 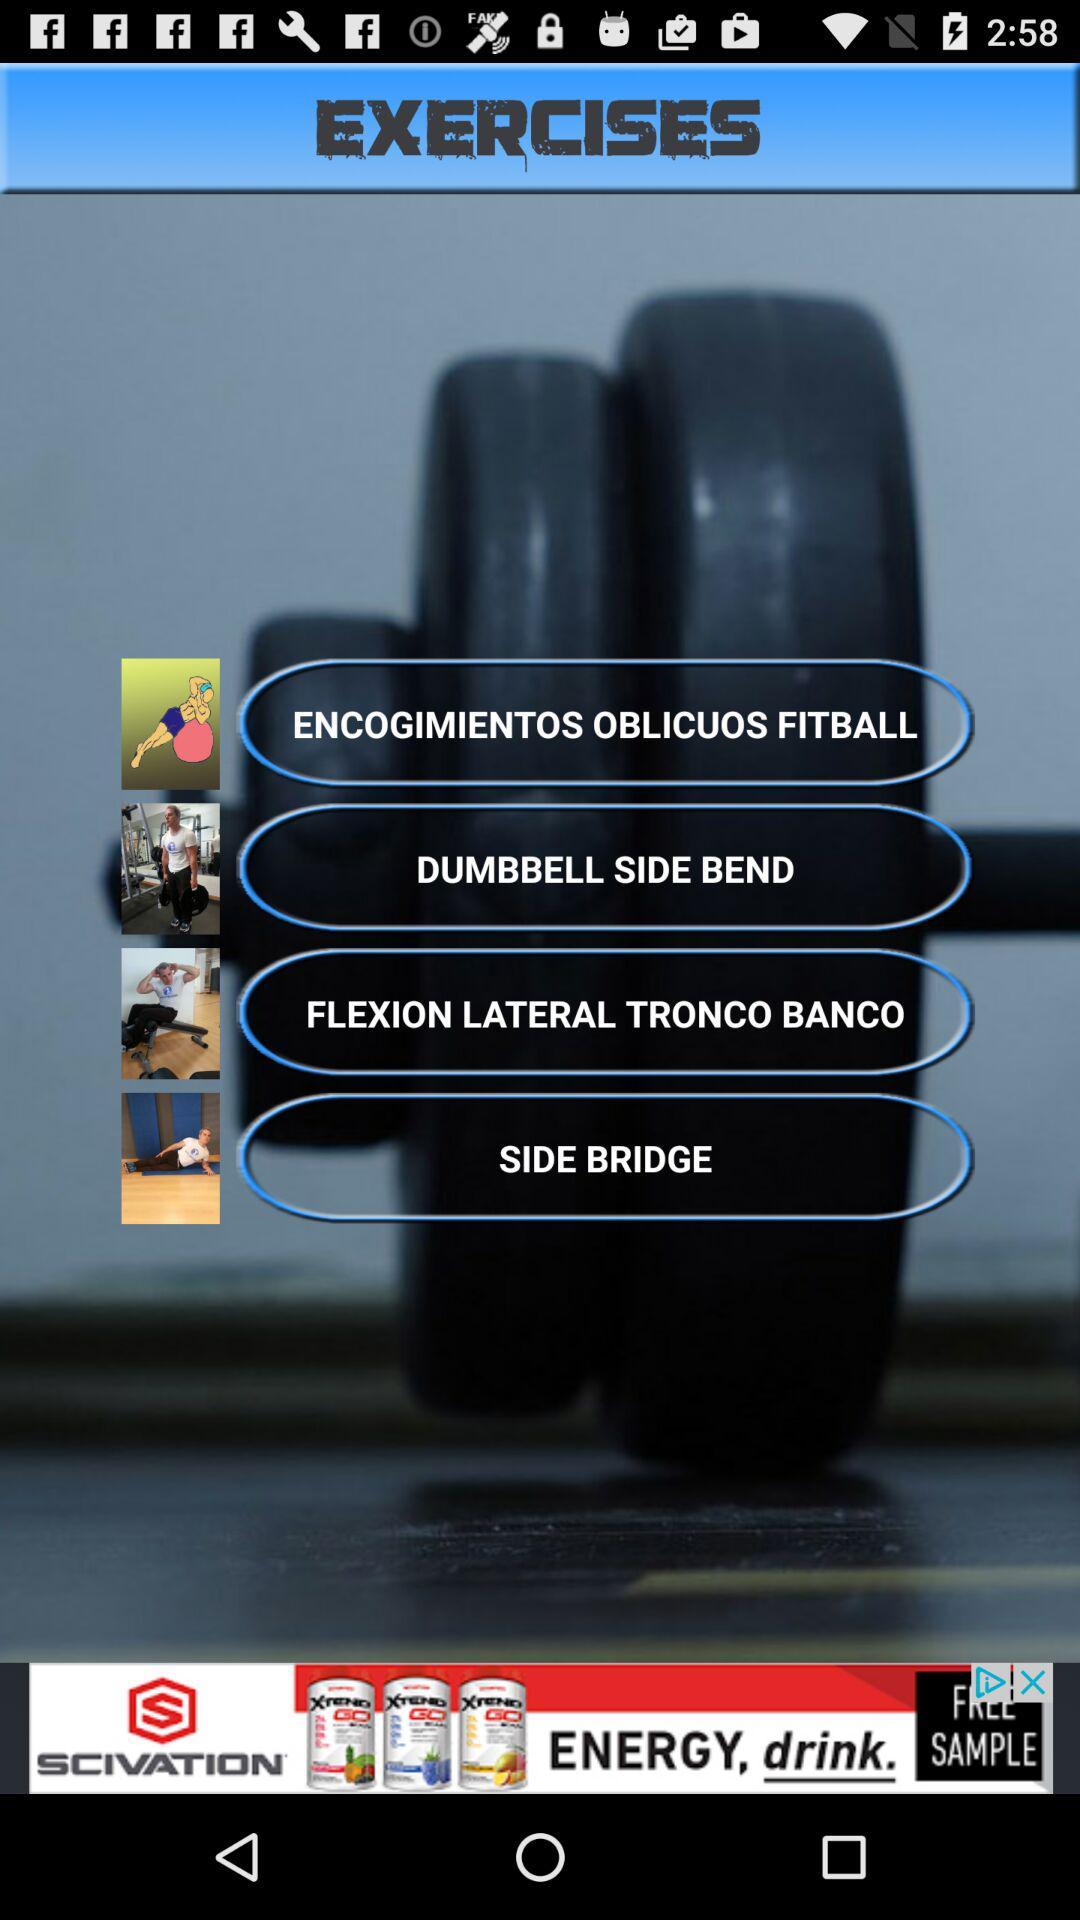 I want to click on jimnastics, so click(x=540, y=1727).